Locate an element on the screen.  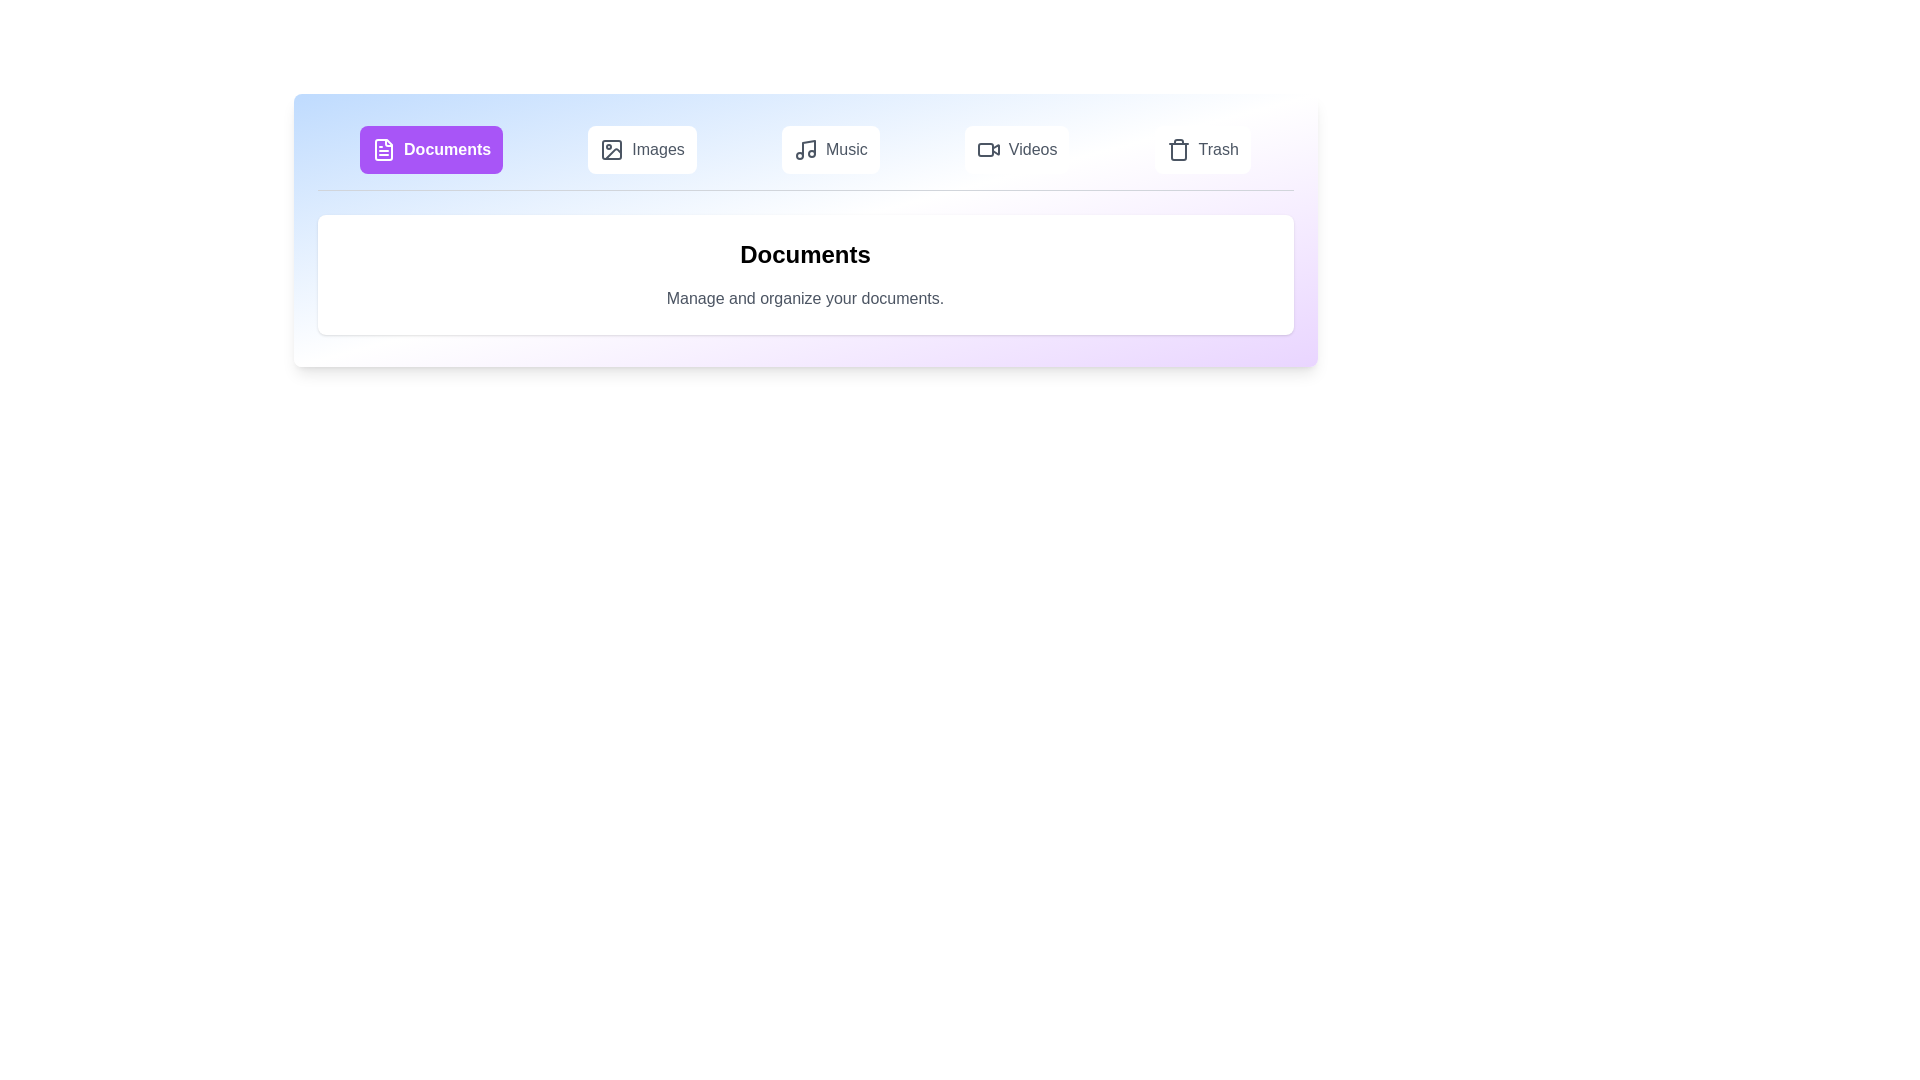
the tab labeled Images to preview its effect is located at coordinates (642, 149).